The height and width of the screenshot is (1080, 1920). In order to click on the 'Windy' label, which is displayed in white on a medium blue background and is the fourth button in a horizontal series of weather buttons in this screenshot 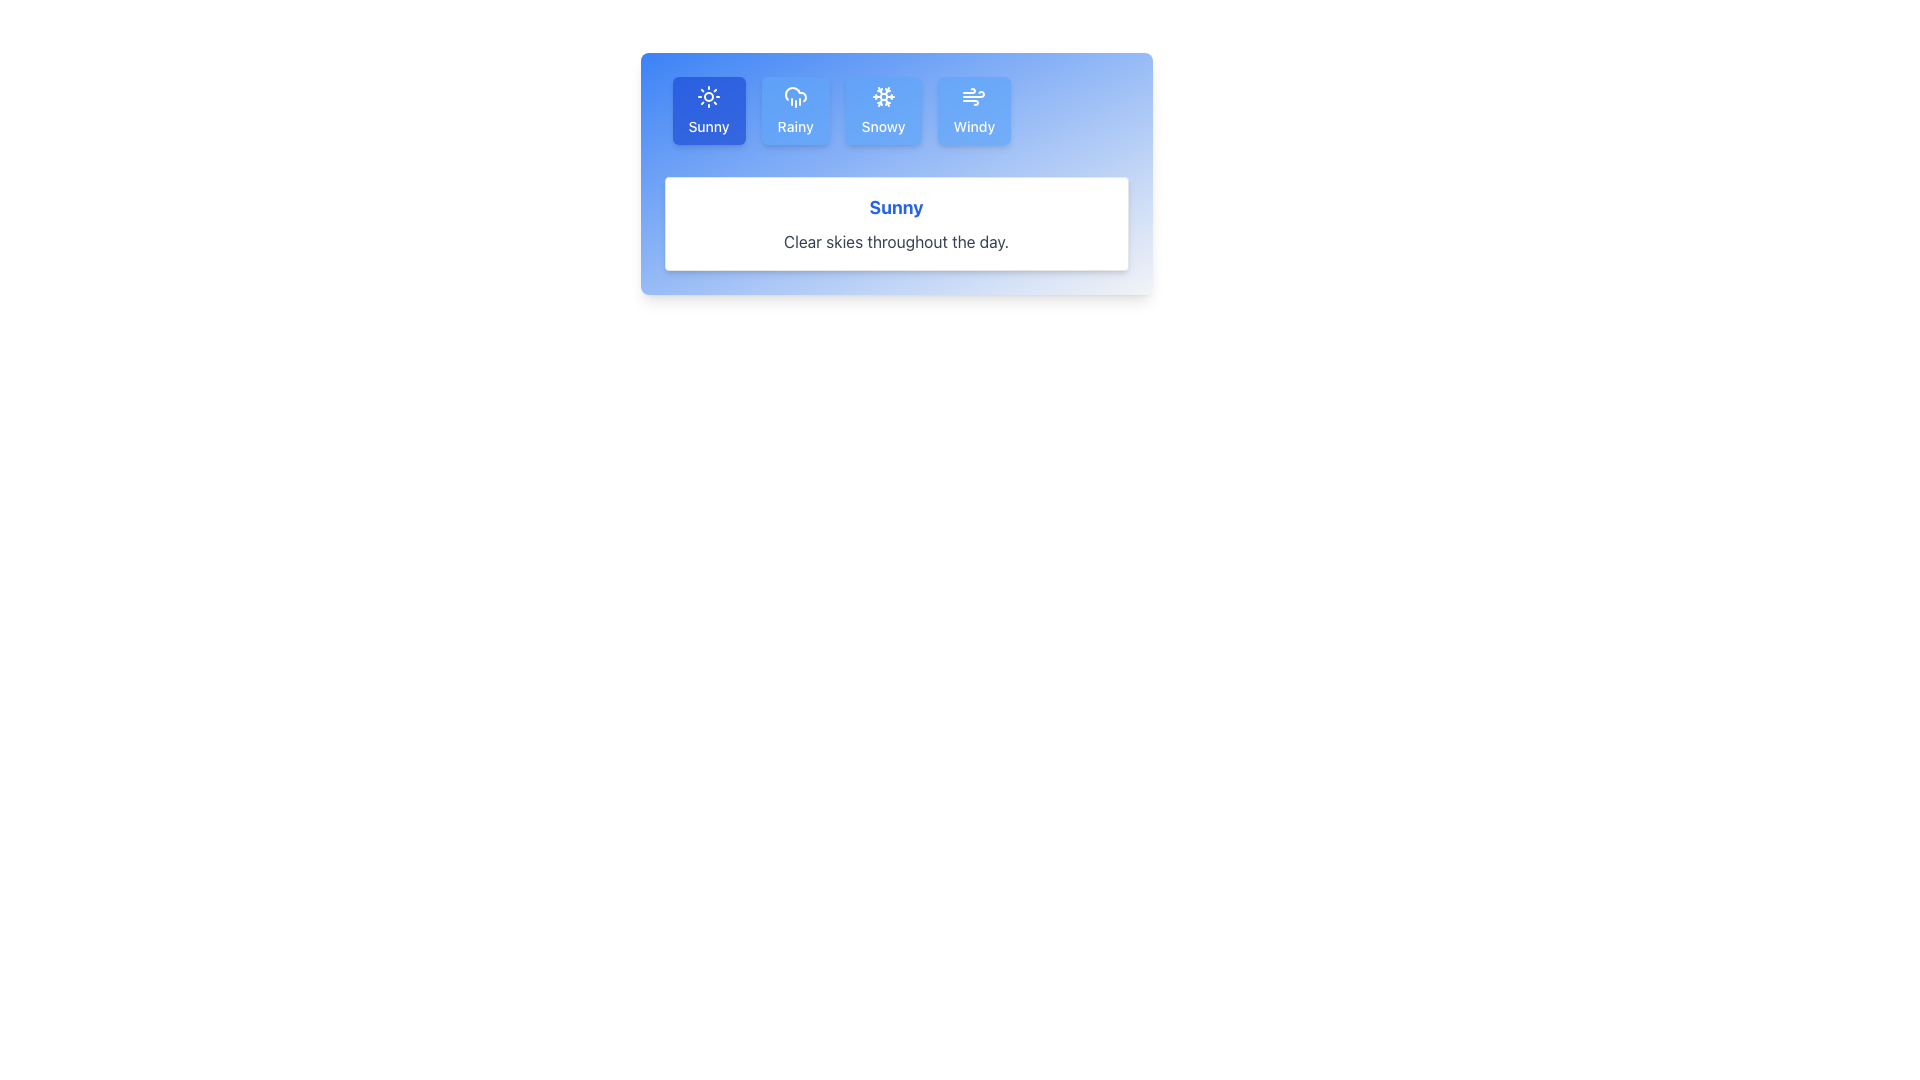, I will do `click(974, 127)`.